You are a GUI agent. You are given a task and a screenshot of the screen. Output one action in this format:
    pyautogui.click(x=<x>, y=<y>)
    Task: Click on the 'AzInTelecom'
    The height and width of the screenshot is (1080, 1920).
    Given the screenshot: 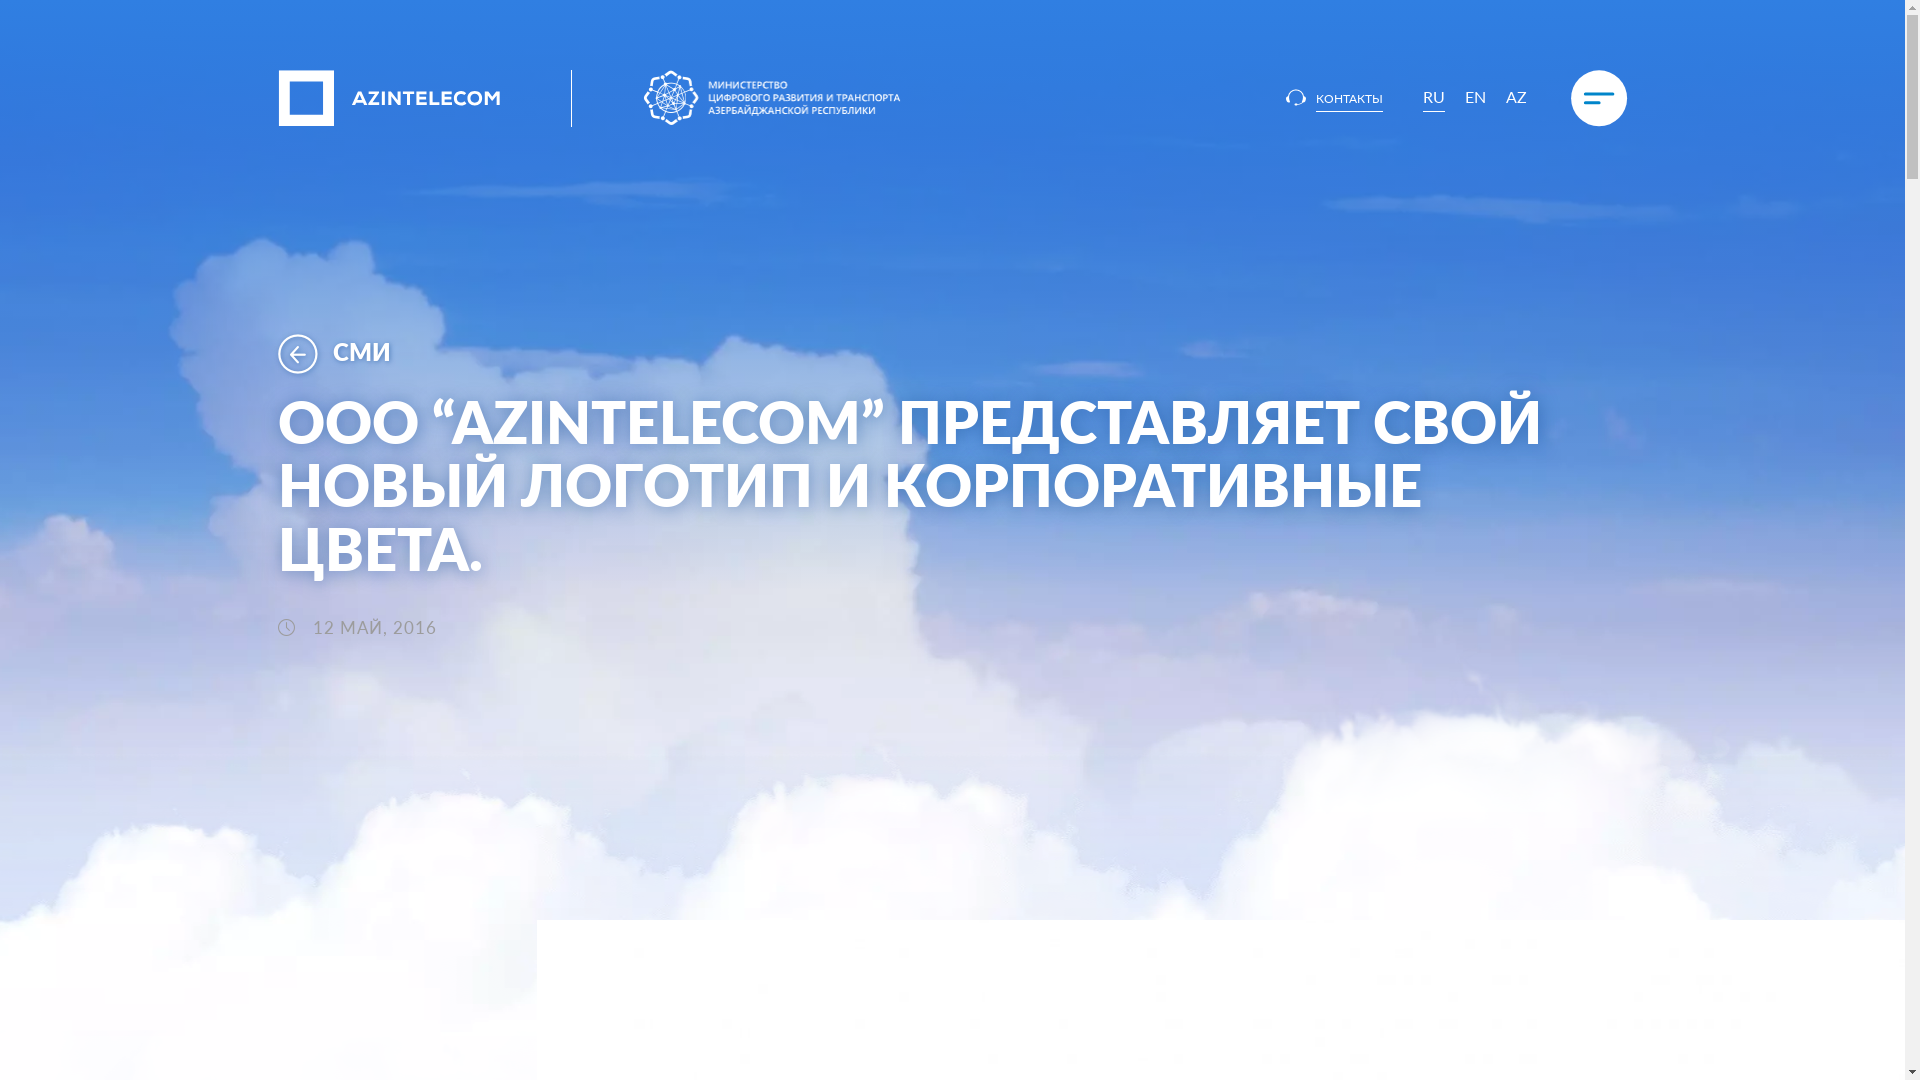 What is the action you would take?
    pyautogui.click(x=389, y=93)
    